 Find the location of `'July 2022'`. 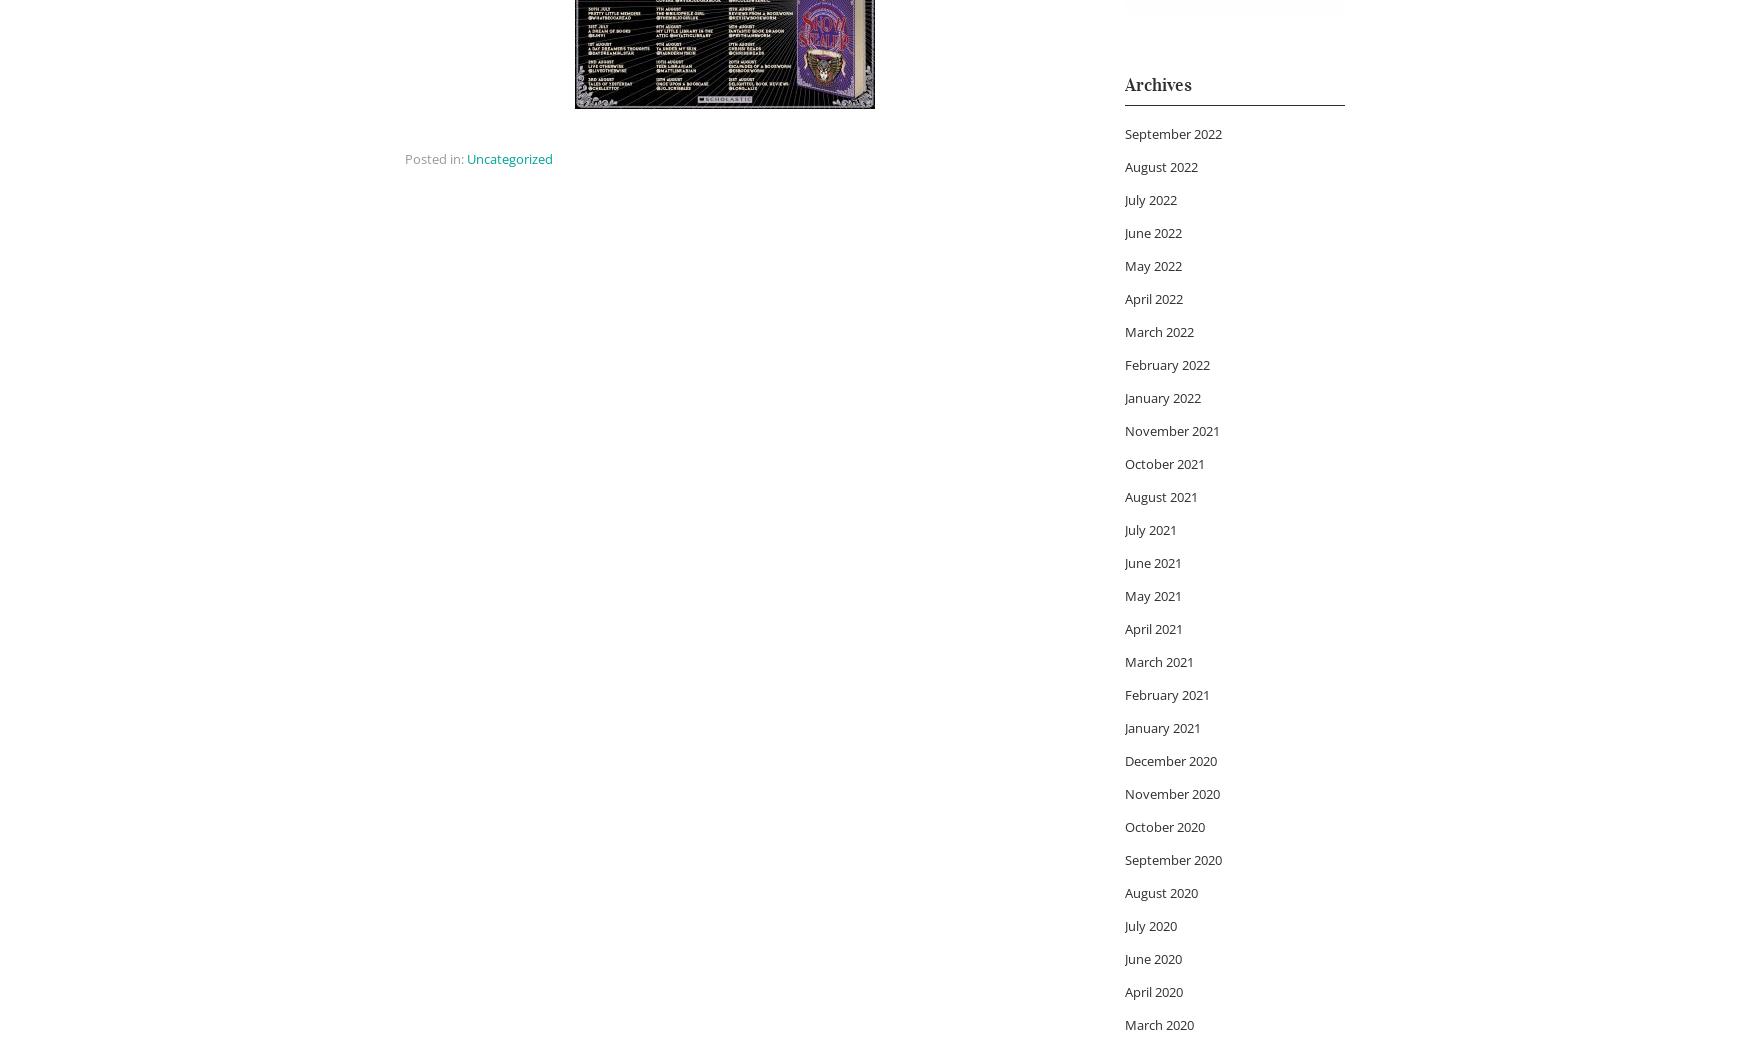

'July 2022' is located at coordinates (1149, 198).